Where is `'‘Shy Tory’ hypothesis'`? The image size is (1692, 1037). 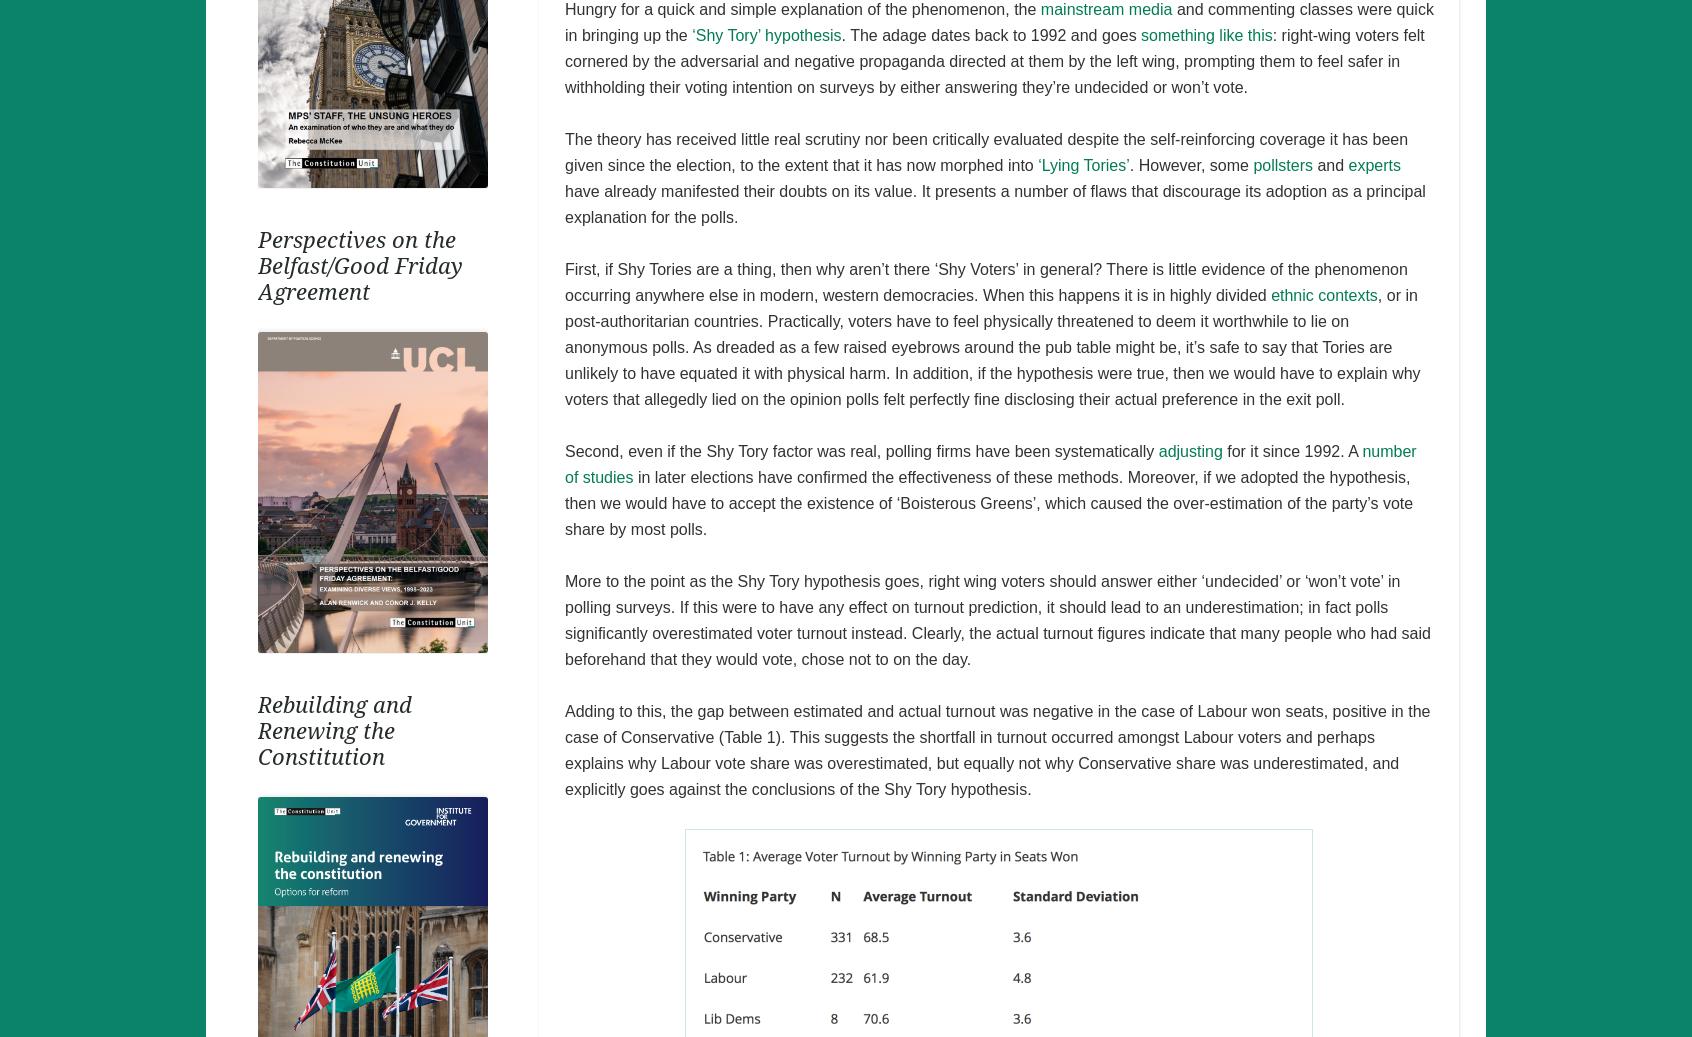
'‘Shy Tory’ hypothesis' is located at coordinates (765, 33).